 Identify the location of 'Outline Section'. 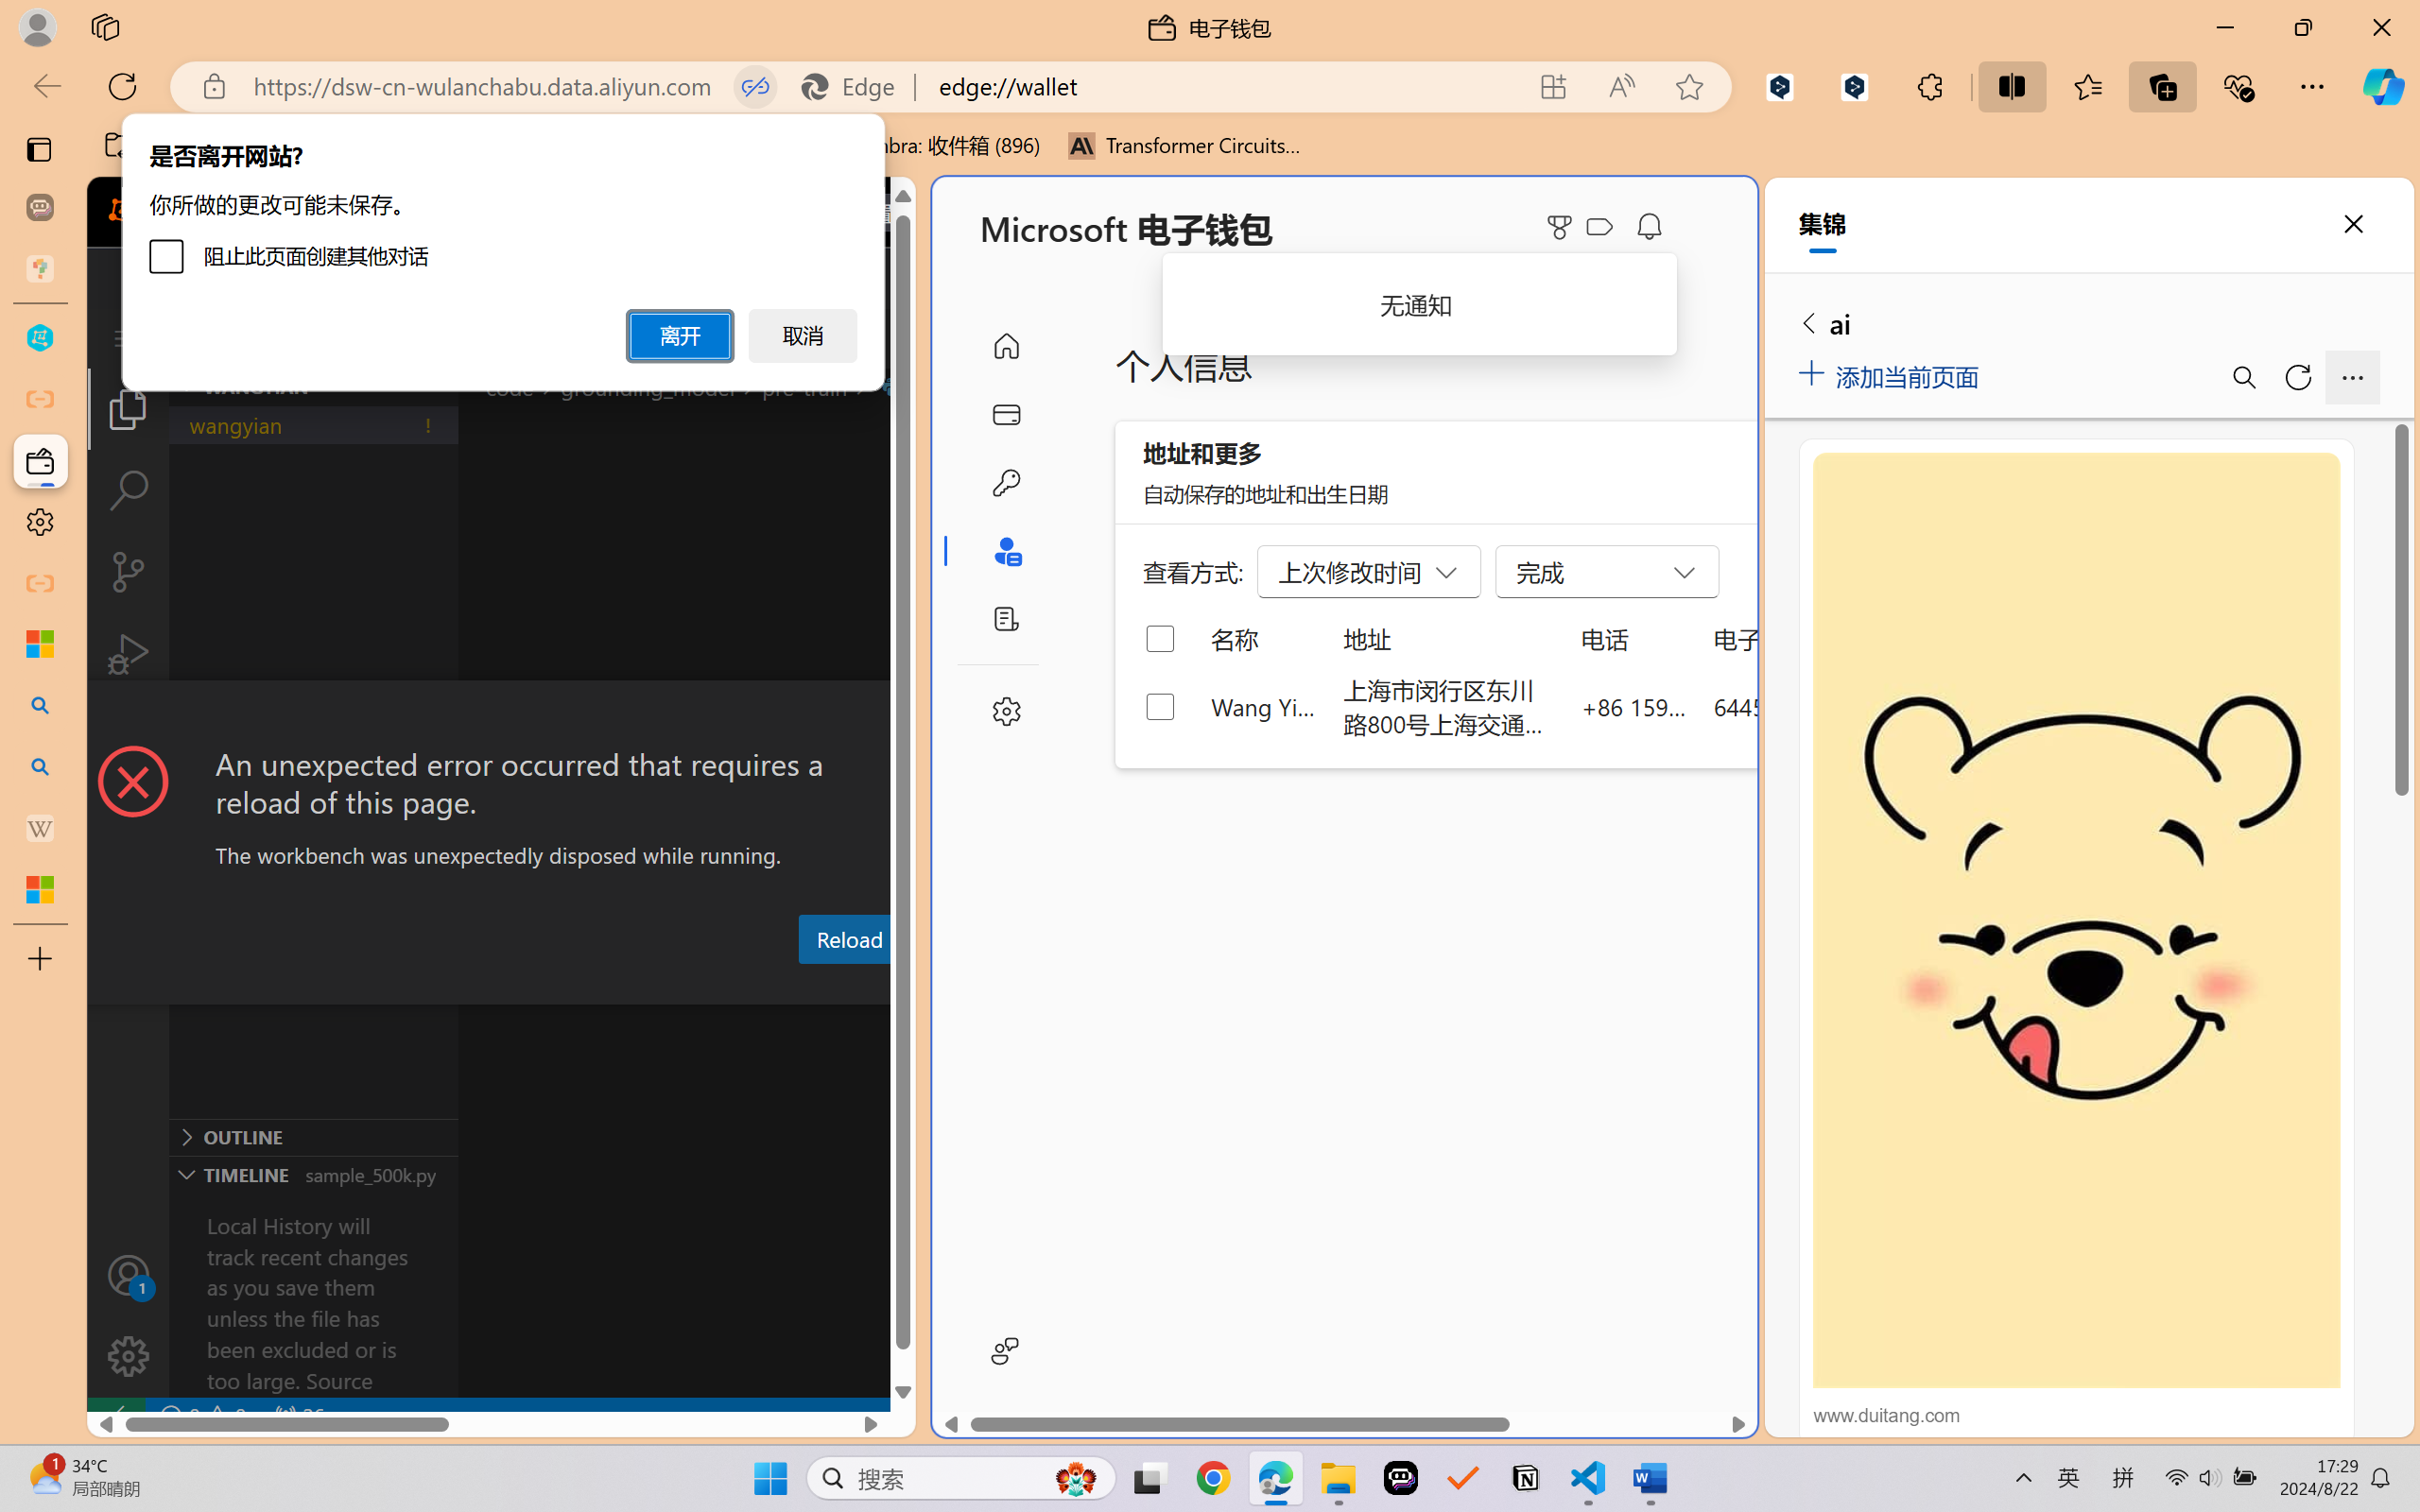
(313, 1135).